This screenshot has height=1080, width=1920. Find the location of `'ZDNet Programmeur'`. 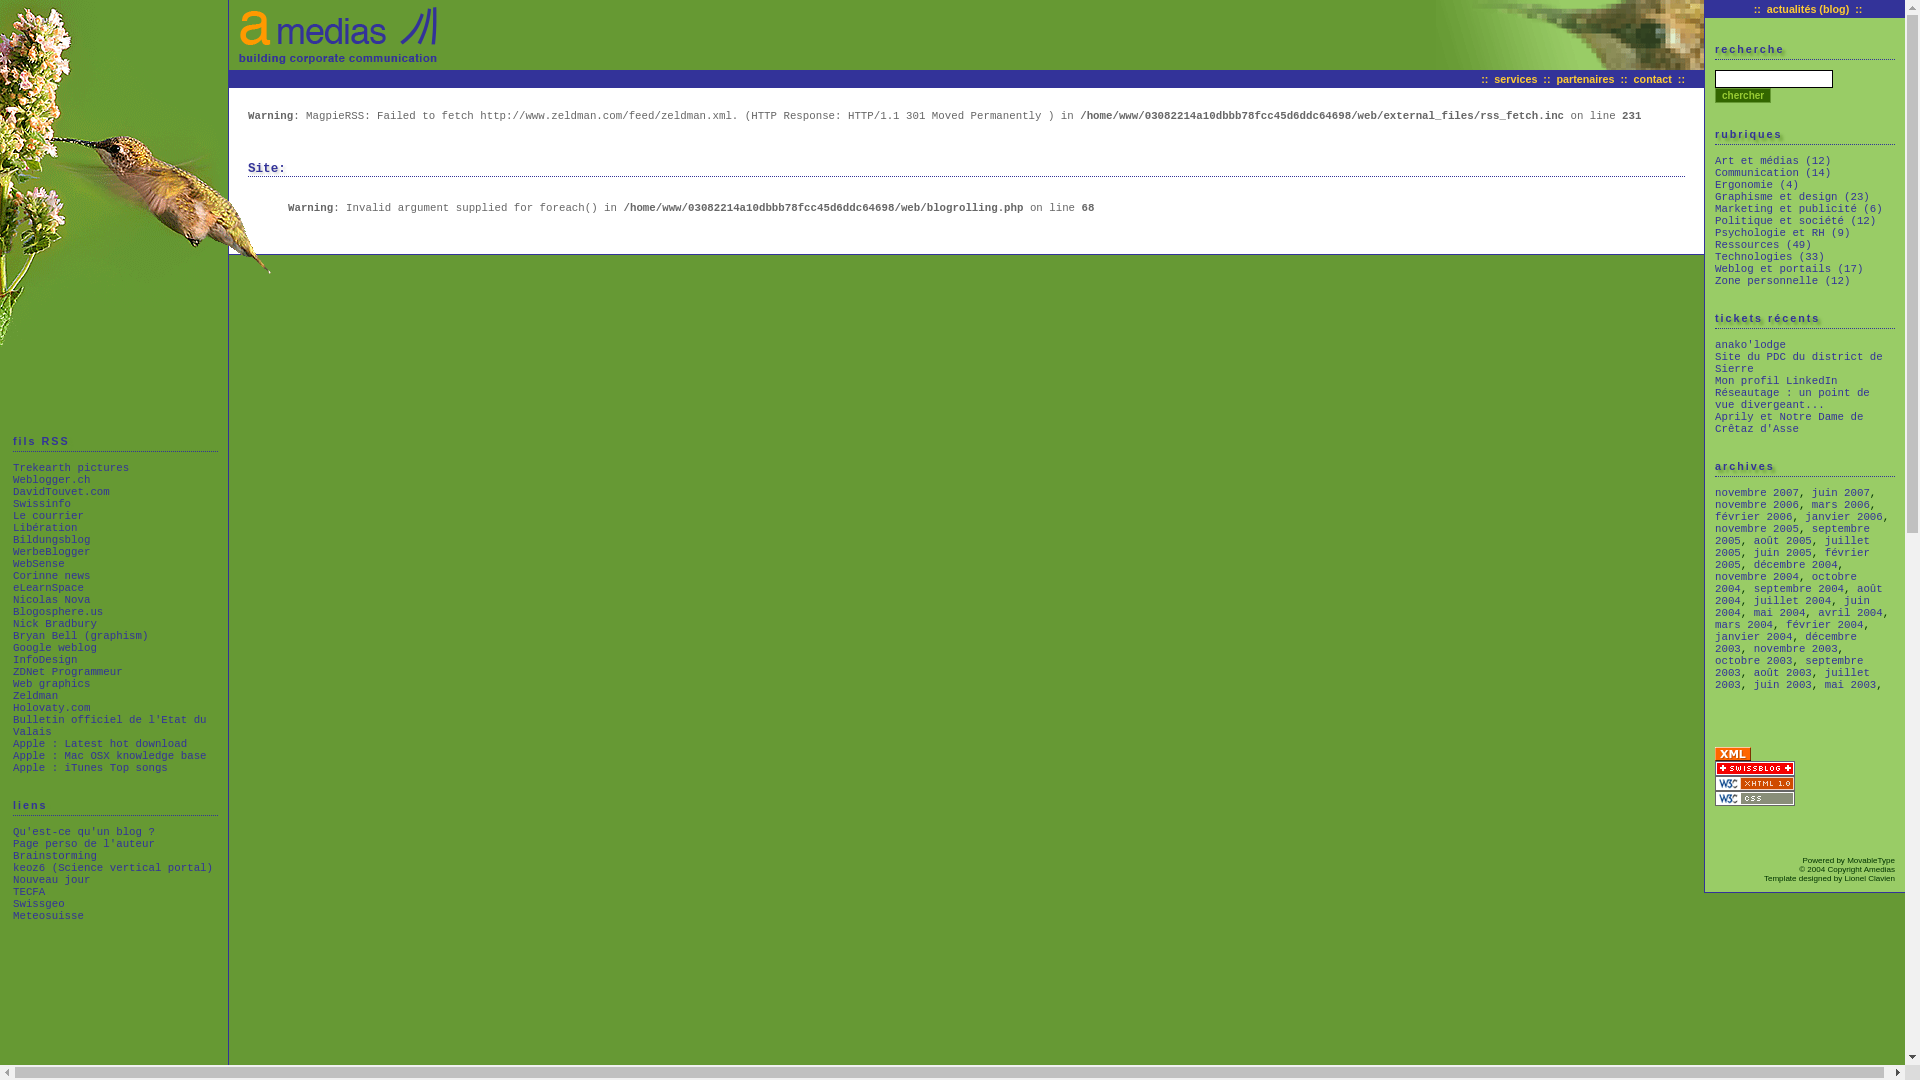

'ZDNet Programmeur' is located at coordinates (13, 671).